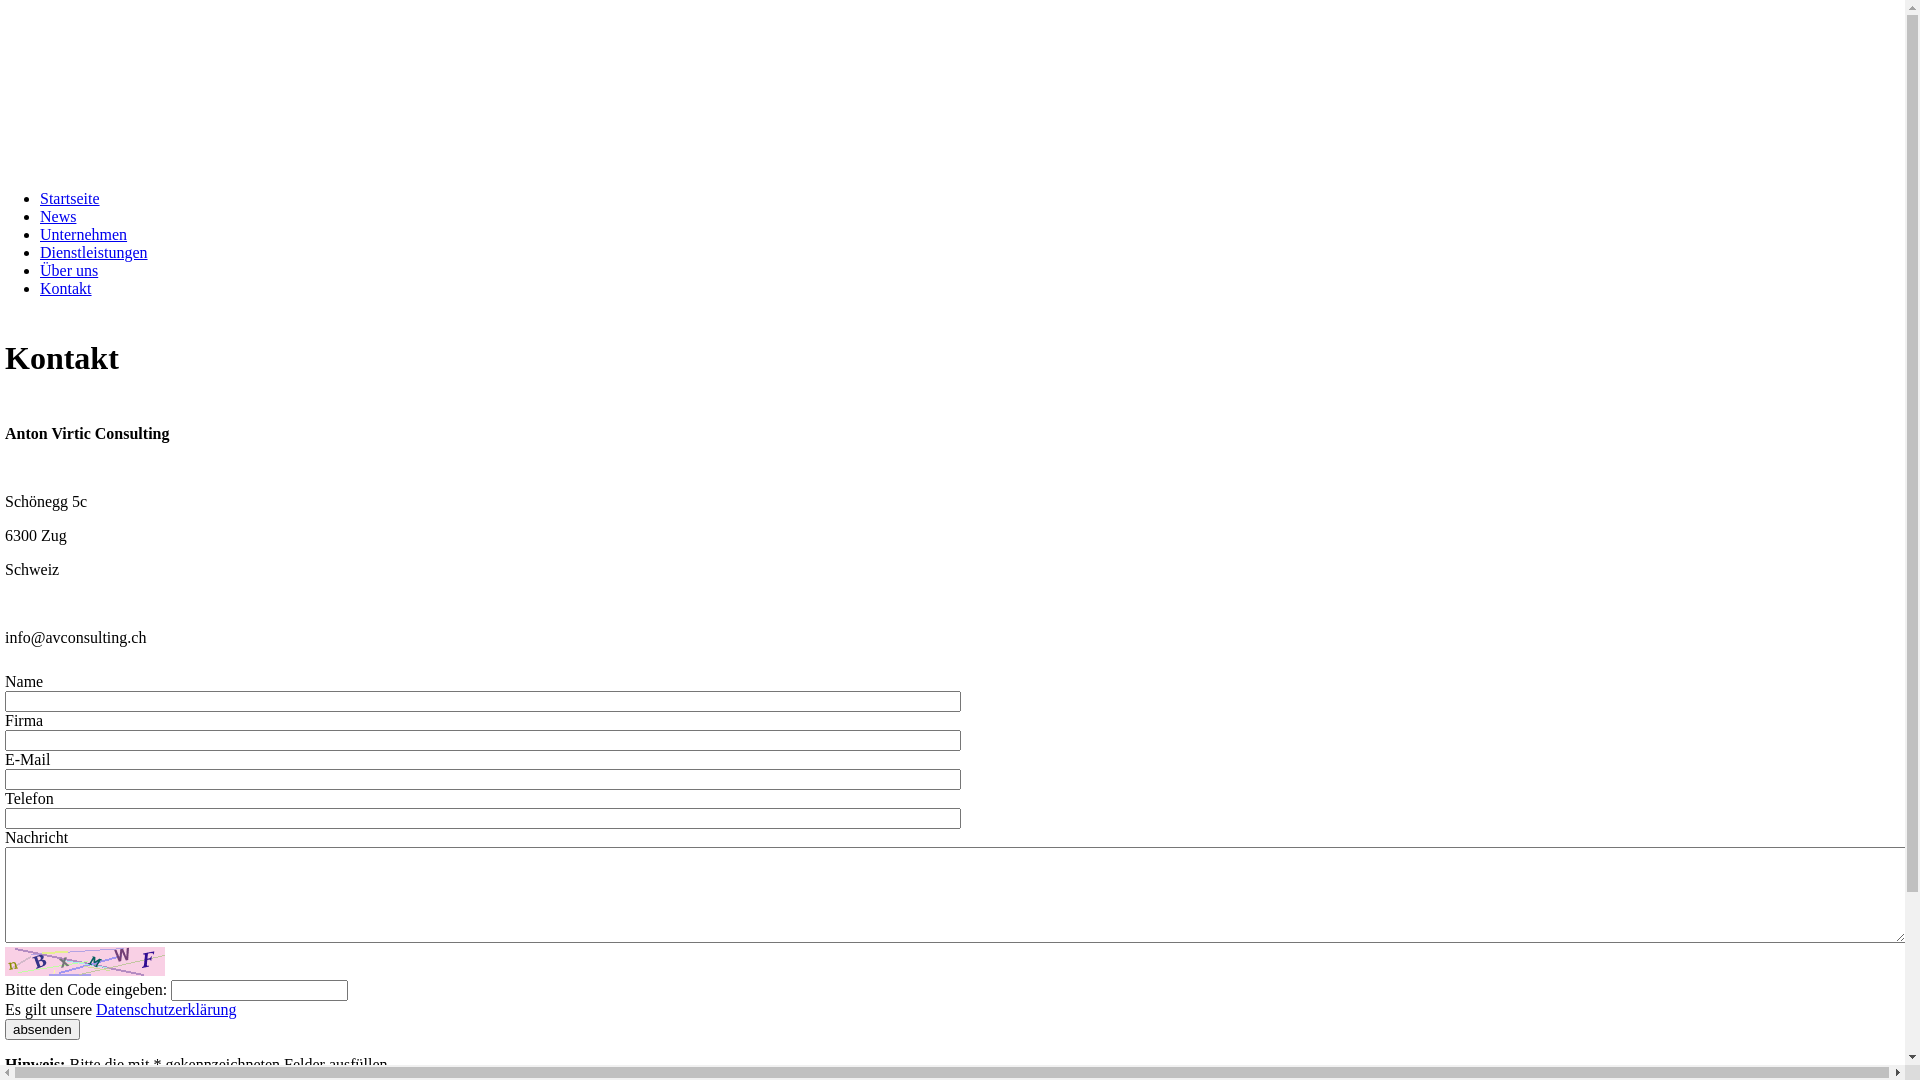 The width and height of the screenshot is (1920, 1080). What do you see at coordinates (70, 198) in the screenshot?
I see `'Startseite'` at bounding box center [70, 198].